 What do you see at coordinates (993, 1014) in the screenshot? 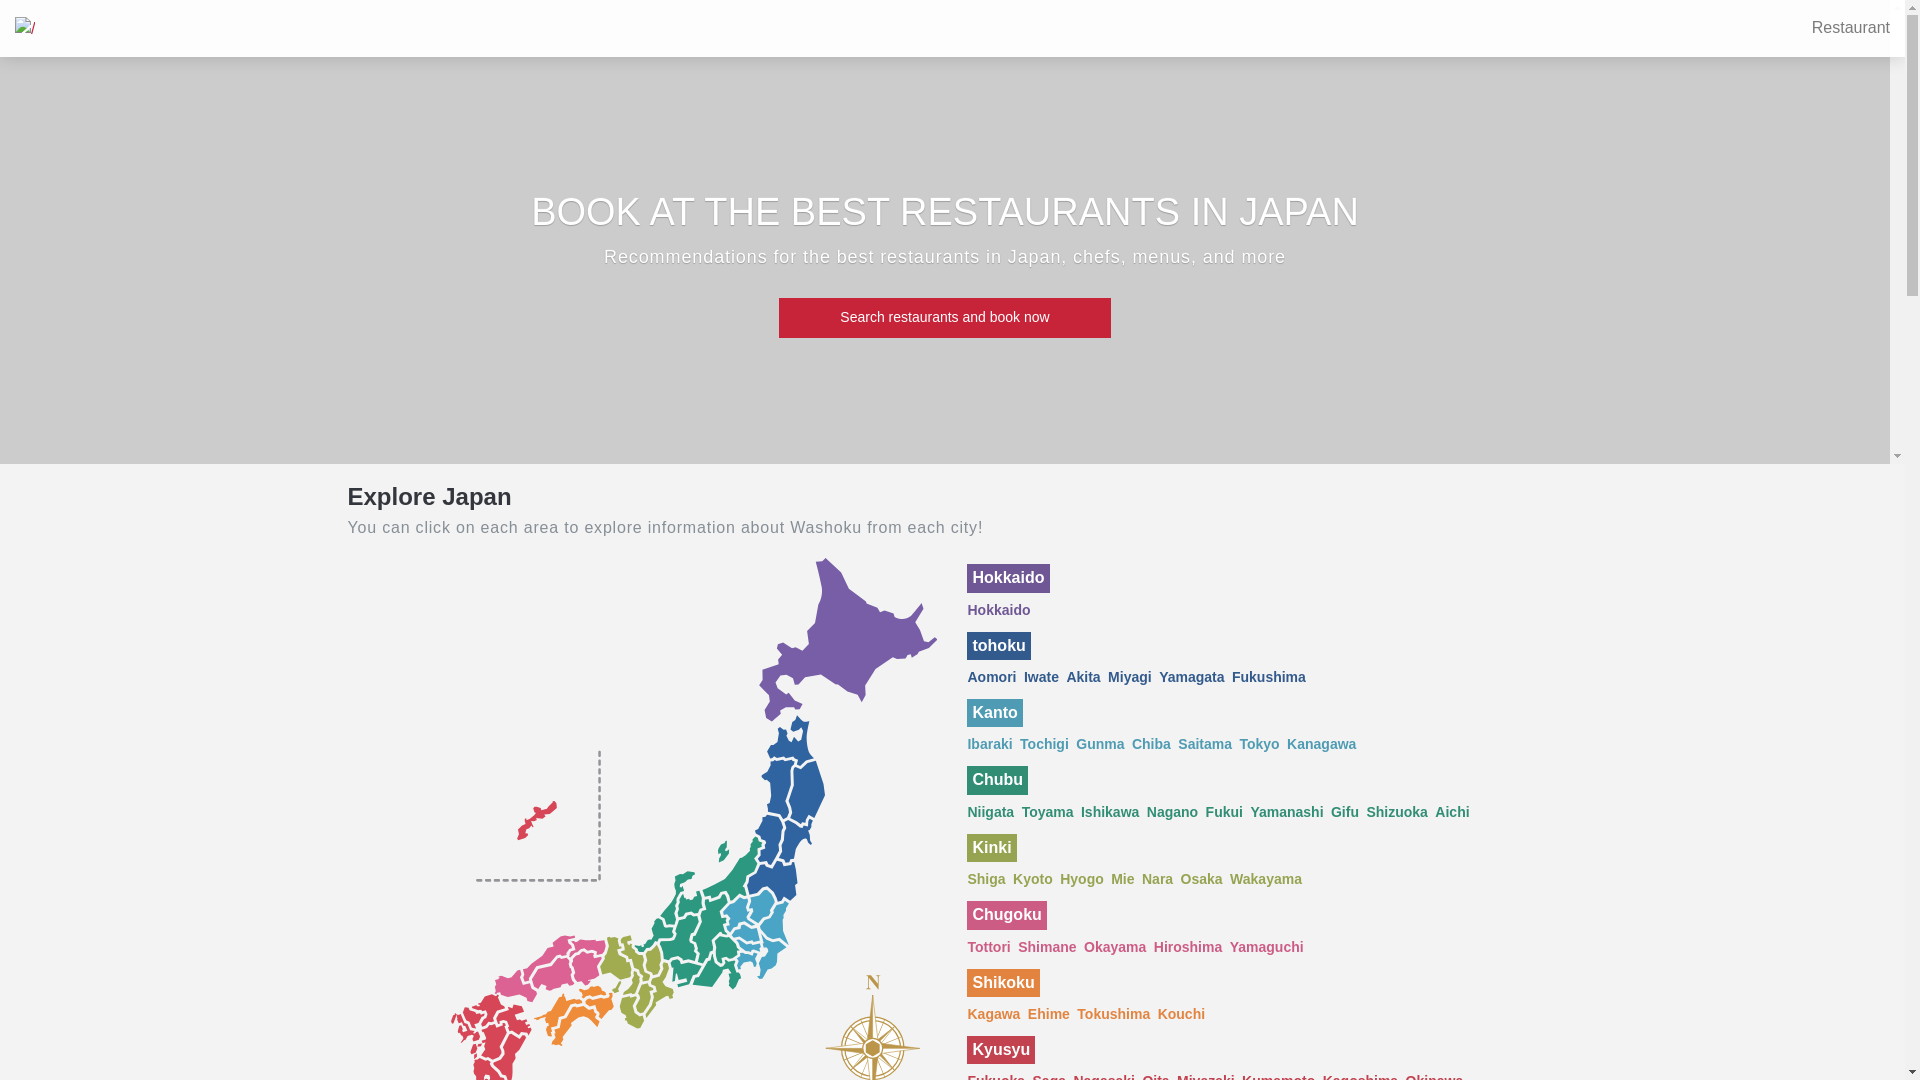
I see `'Kagawa'` at bounding box center [993, 1014].